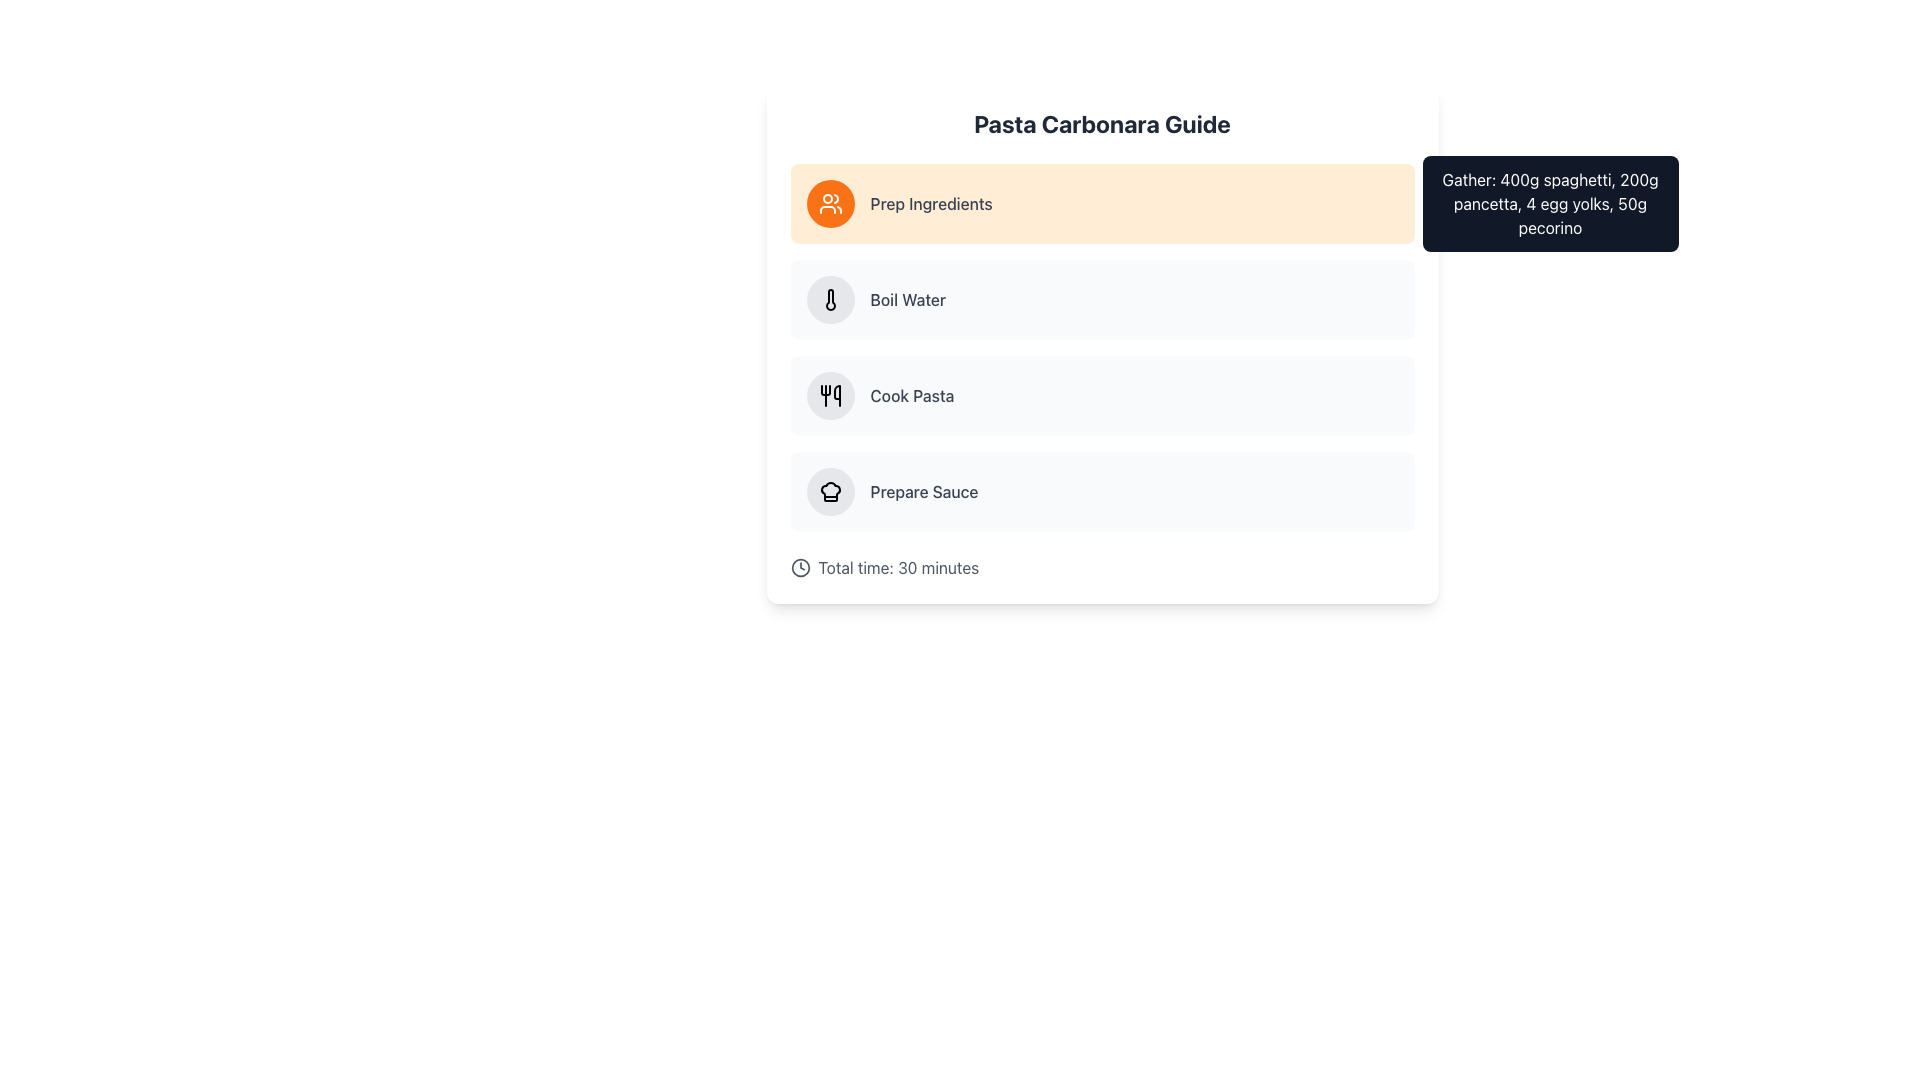  I want to click on the circular component representing the outer boundary of the clock icon, which is adjacent to the text 'Total time: 30 minutes' in the bottom left of the list item, so click(800, 567).